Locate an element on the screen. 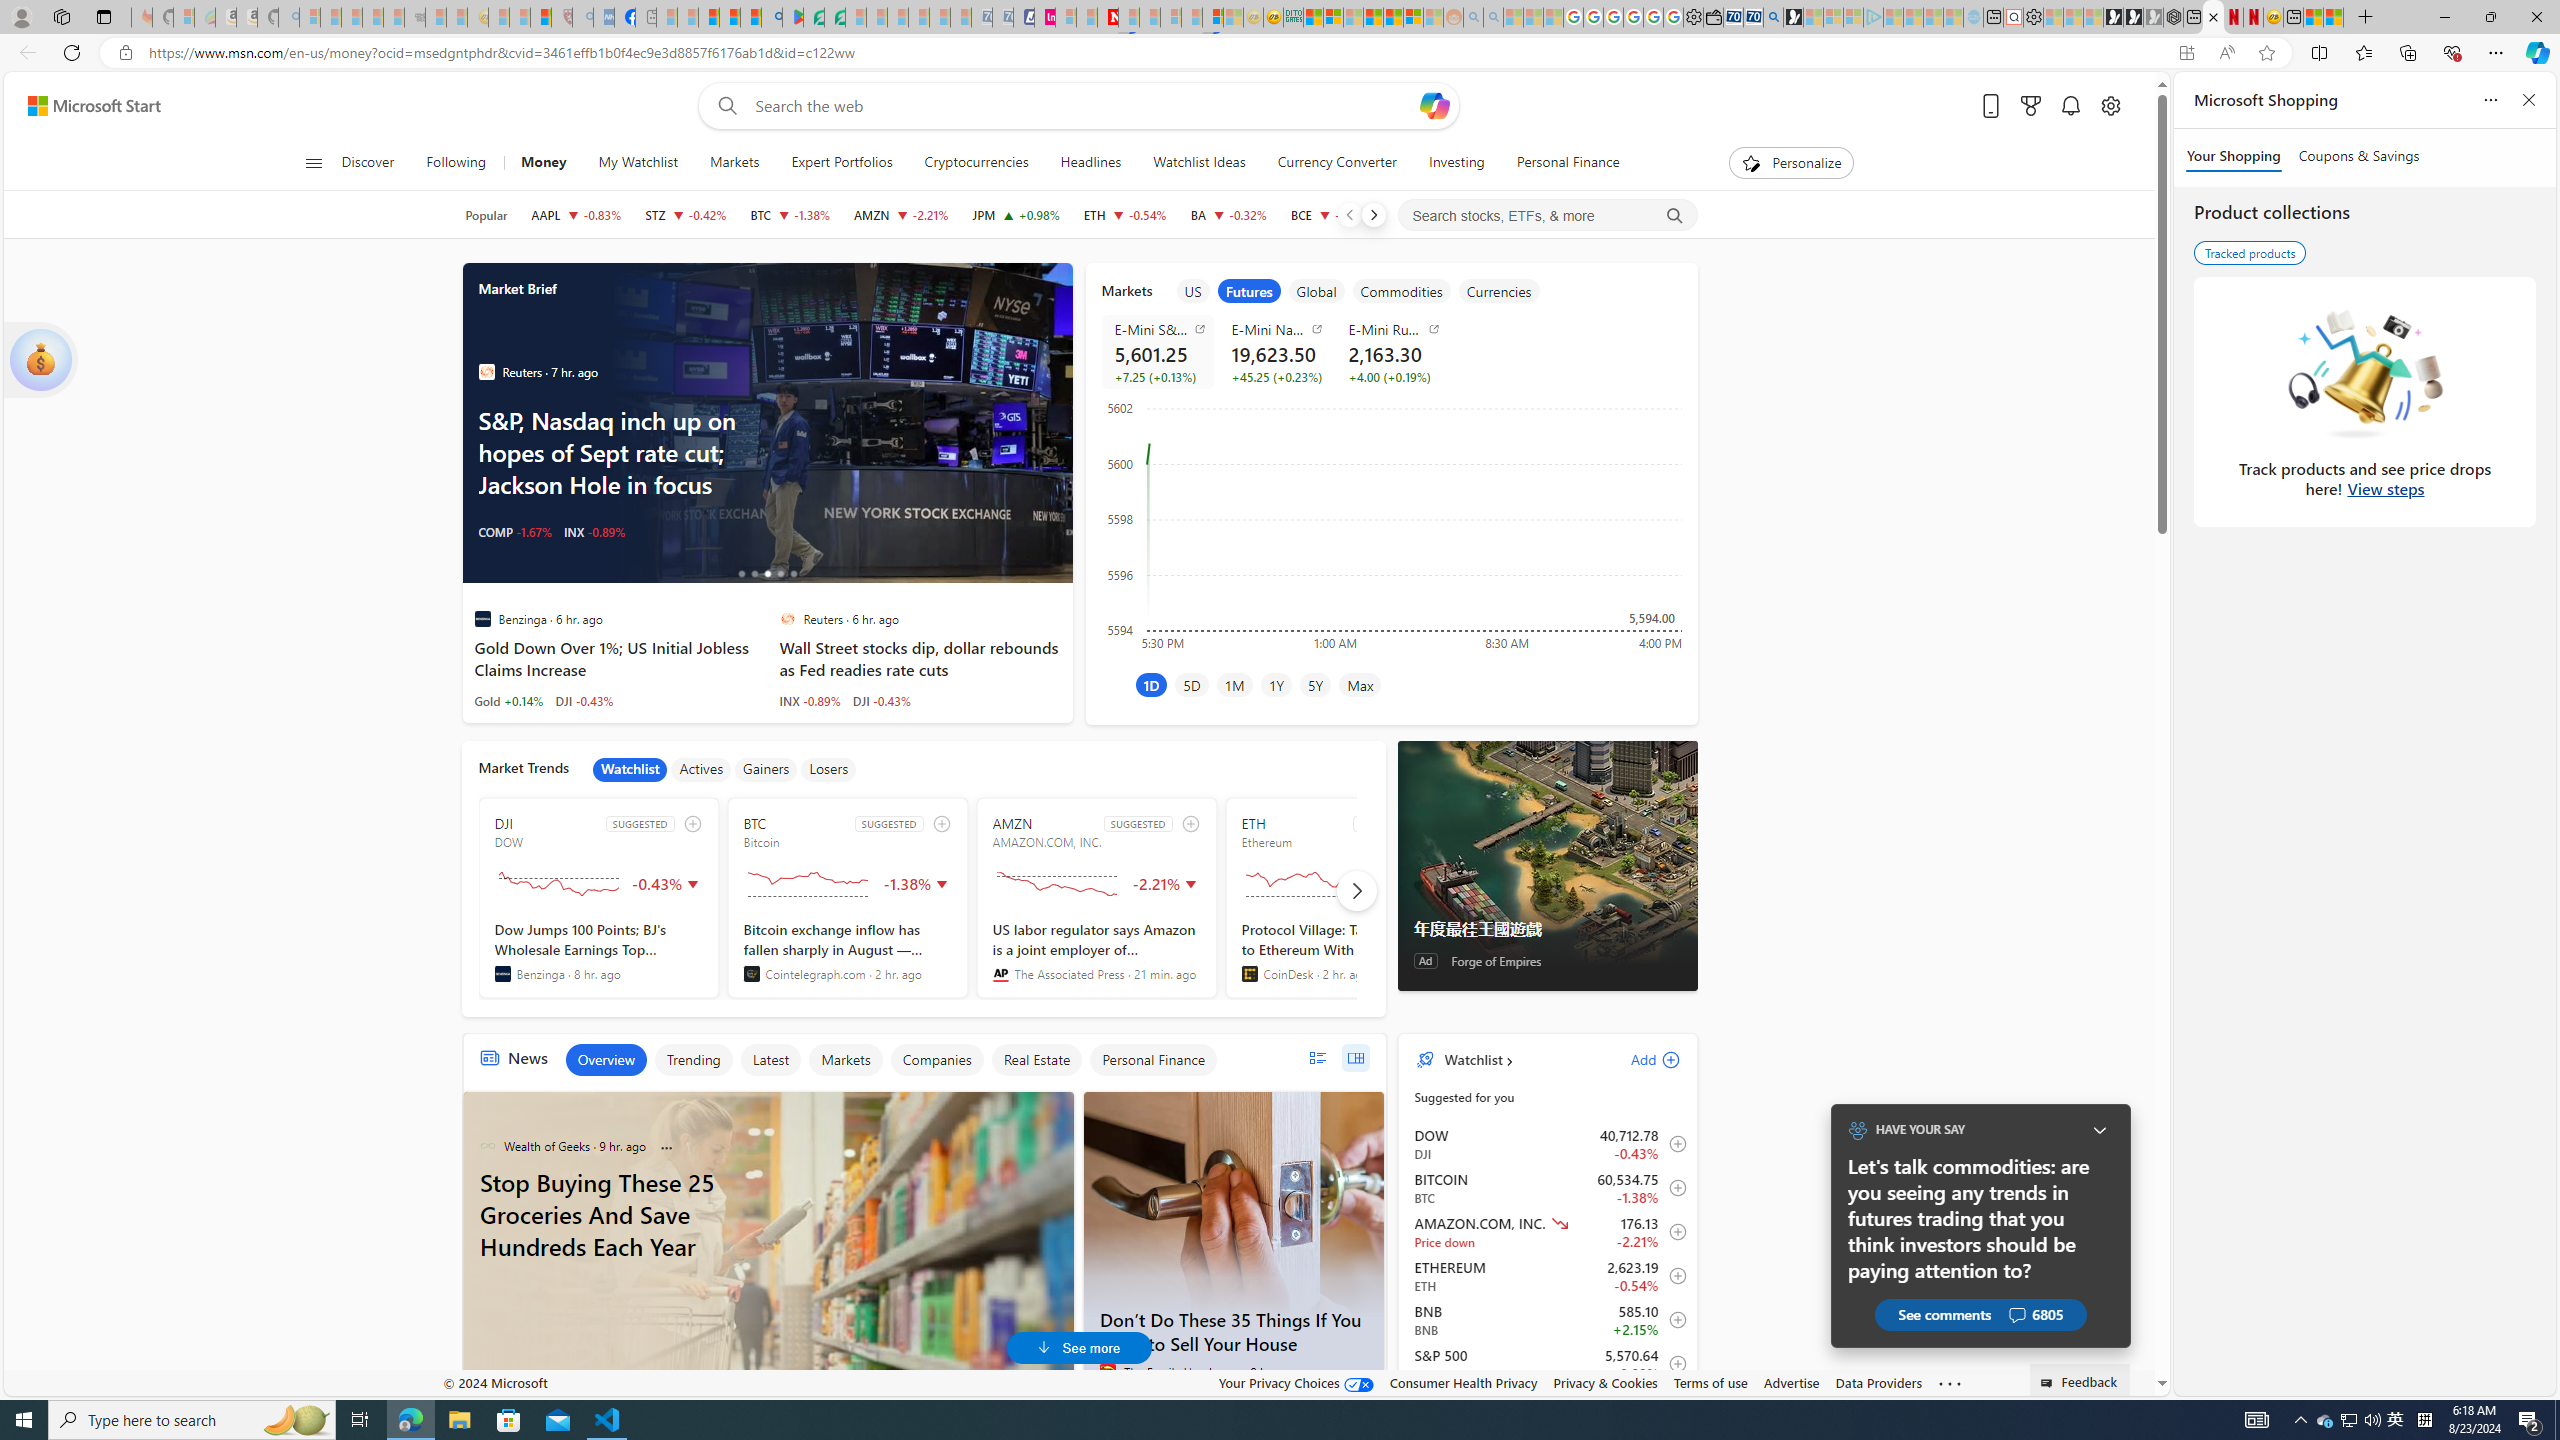 Image resolution: width=2560 pixels, height=1440 pixels. 'AMZN SUGGESTED AMAZON.COM, INC.' is located at coordinates (1096, 896).